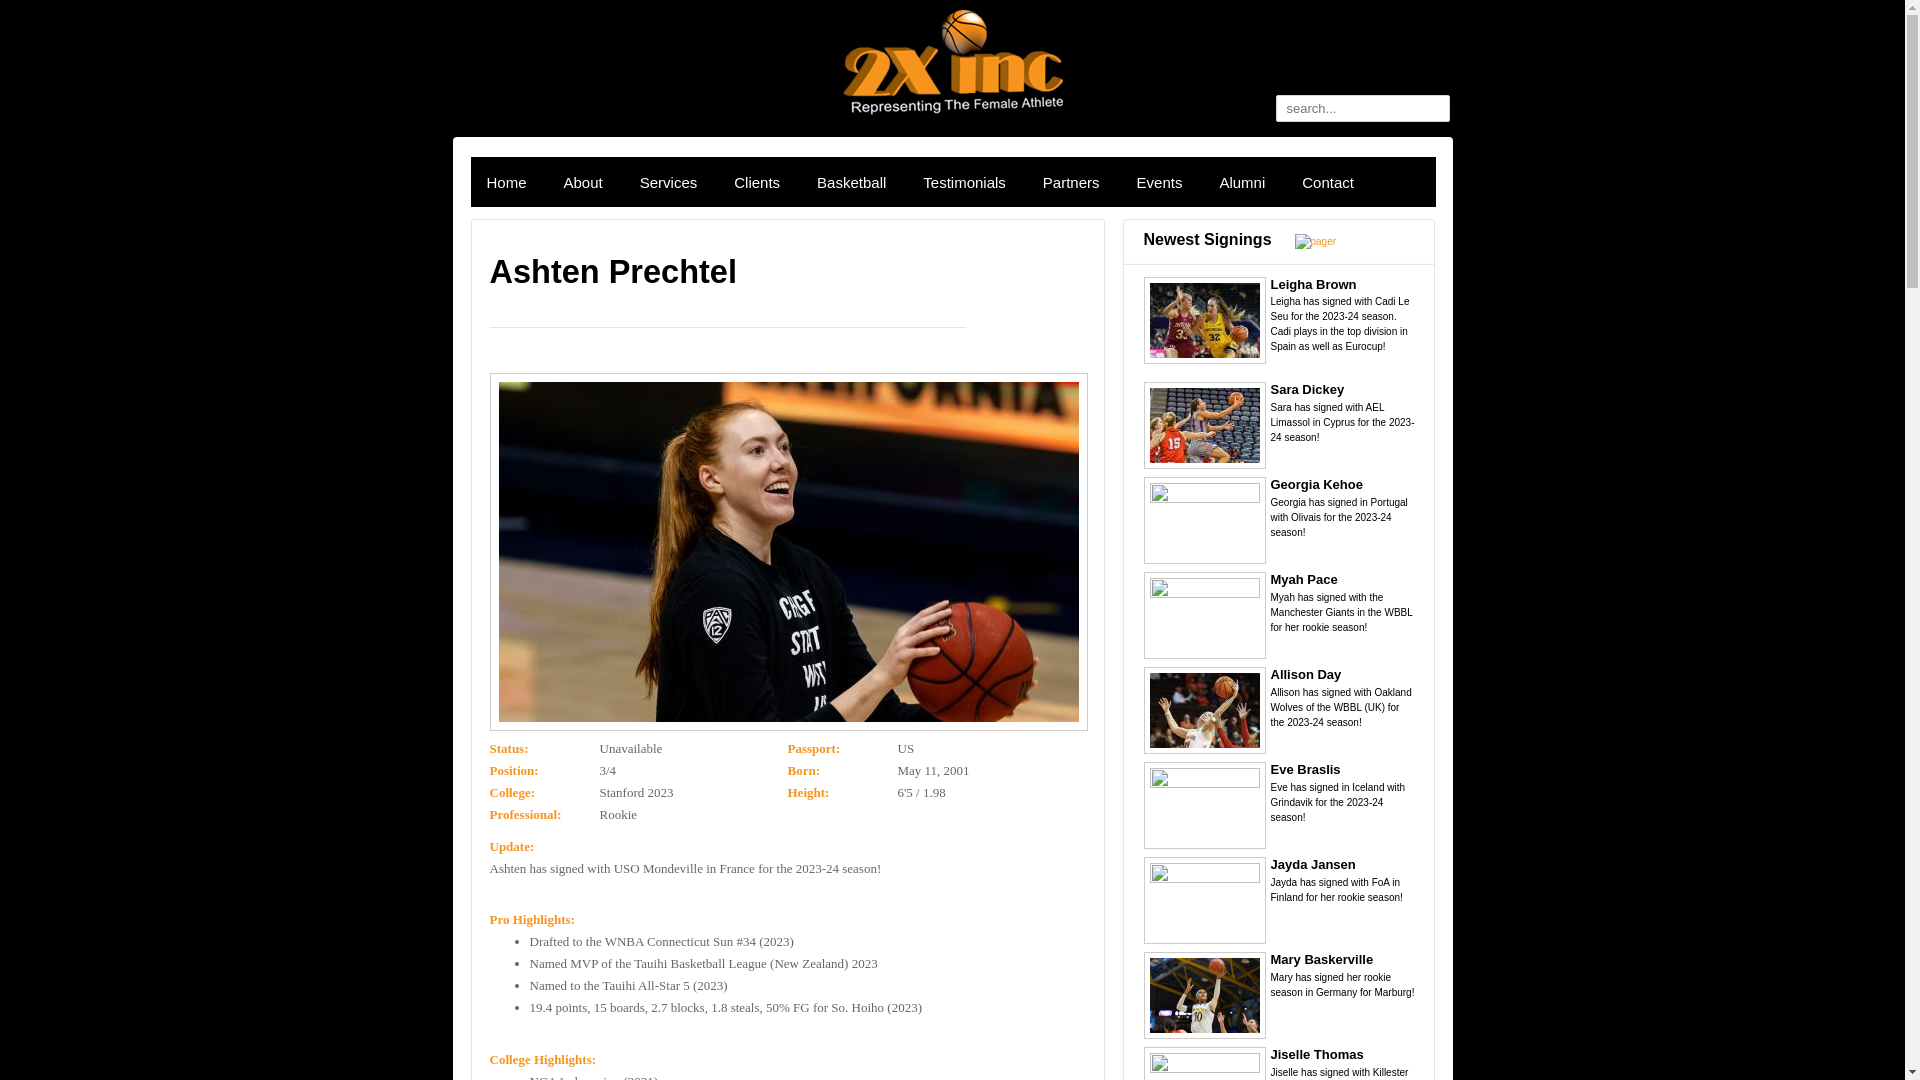  I want to click on 'Partners', so click(1070, 182).